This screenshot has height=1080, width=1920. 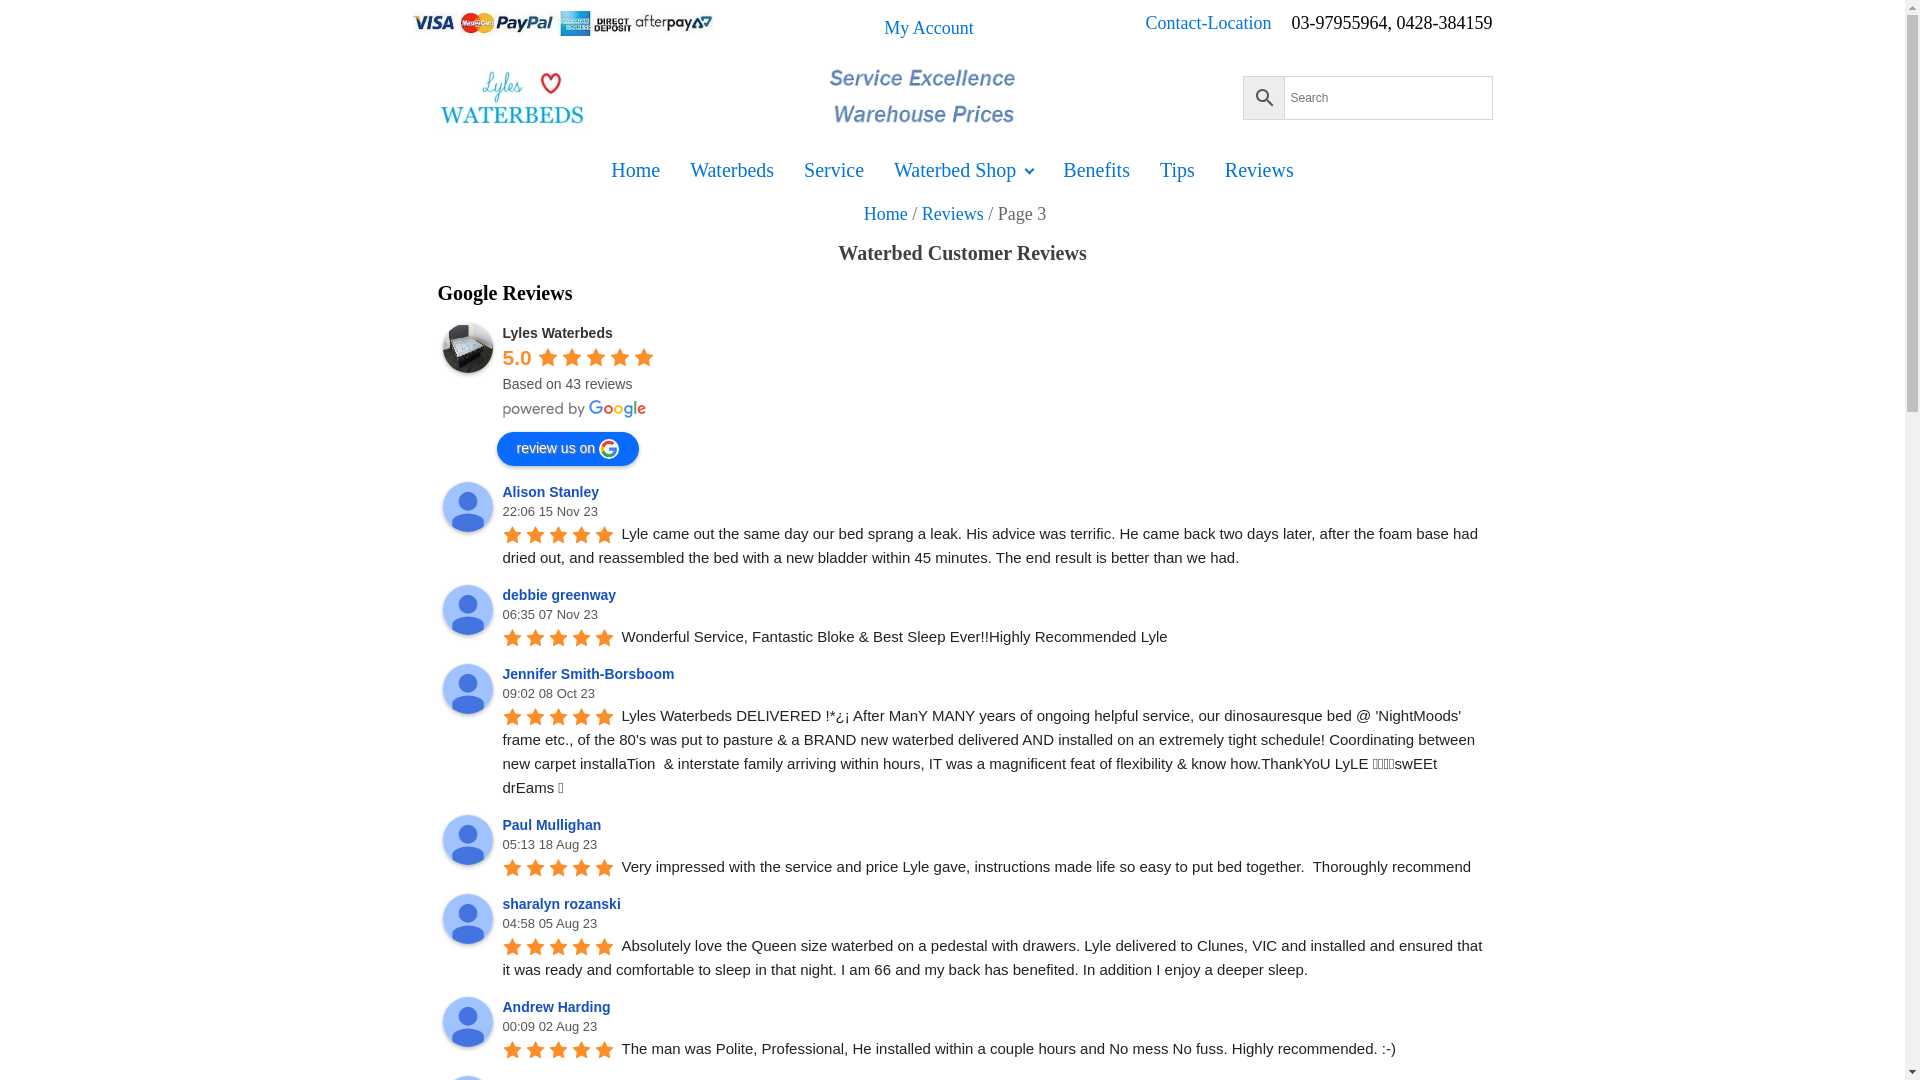 What do you see at coordinates (928, 28) in the screenshot?
I see `'My Account'` at bounding box center [928, 28].